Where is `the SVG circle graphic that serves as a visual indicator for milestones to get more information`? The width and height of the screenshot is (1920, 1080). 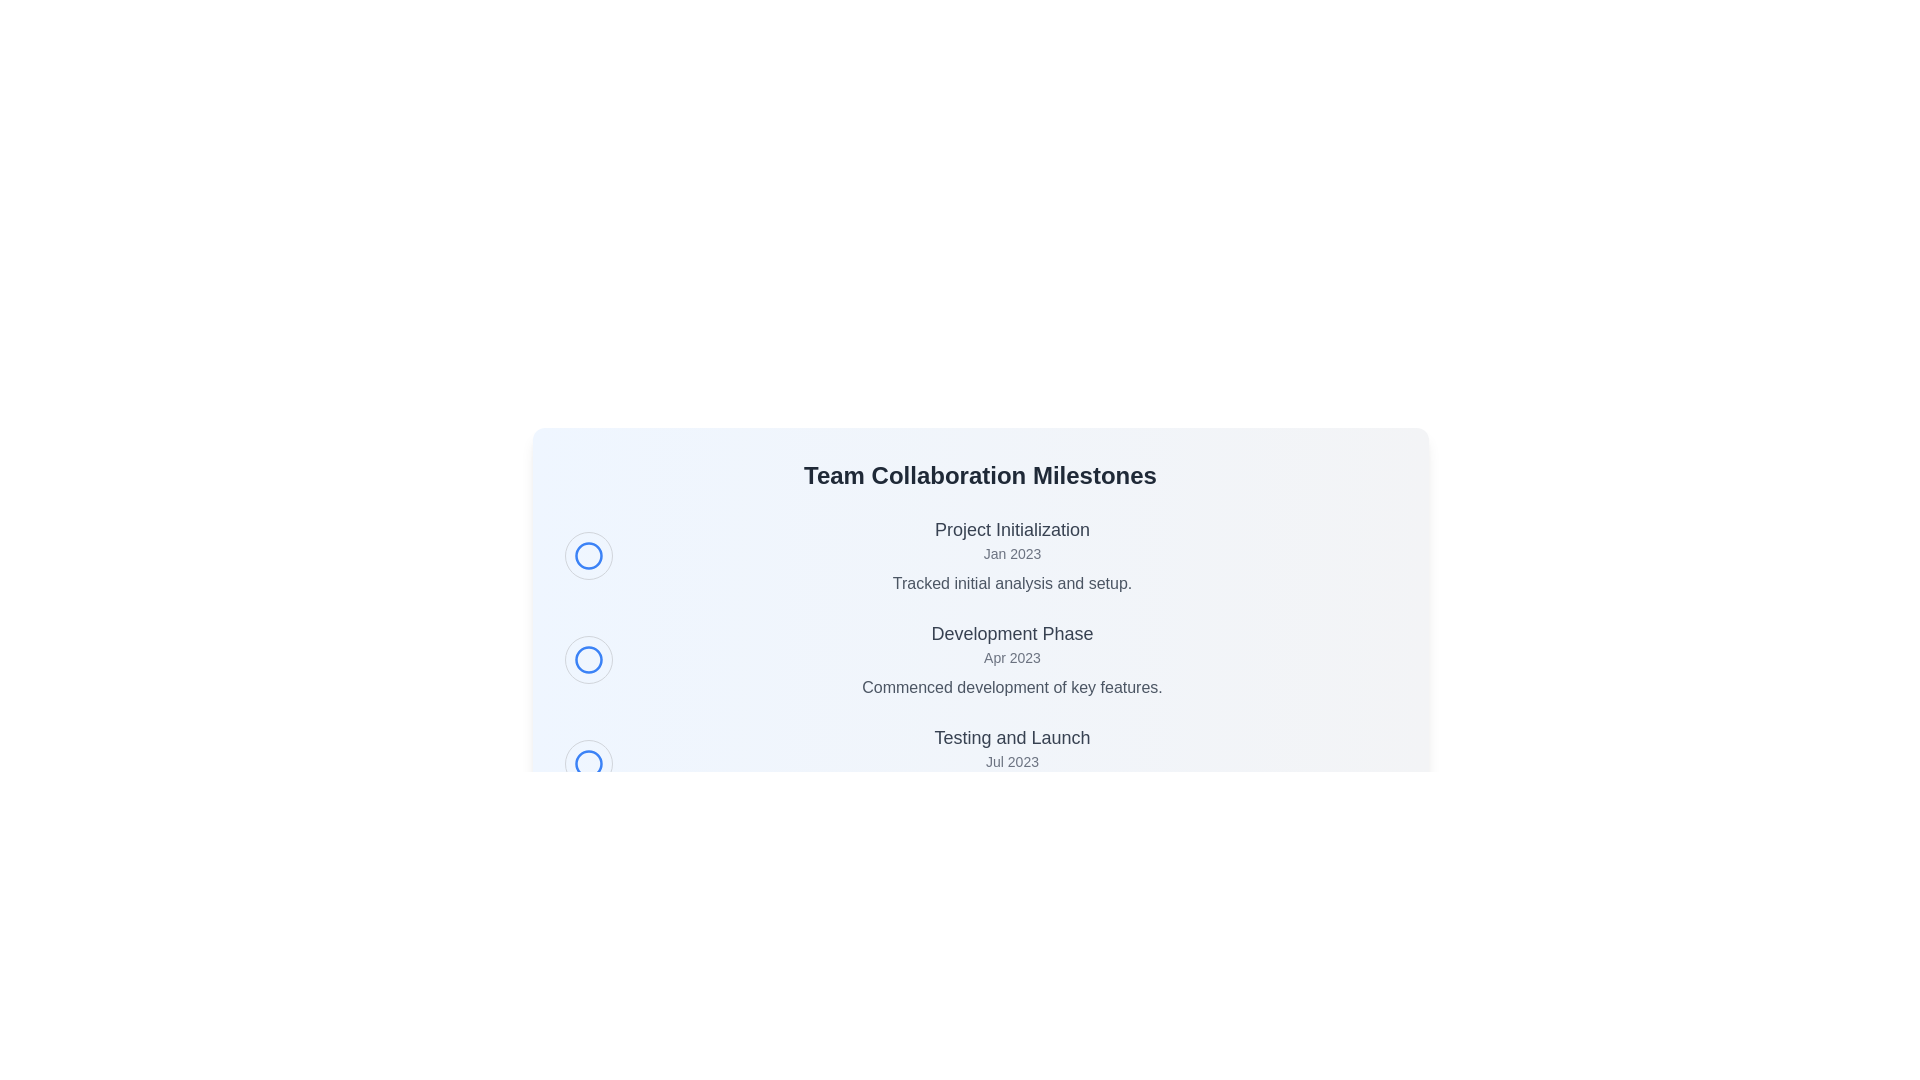 the SVG circle graphic that serves as a visual indicator for milestones to get more information is located at coordinates (587, 763).